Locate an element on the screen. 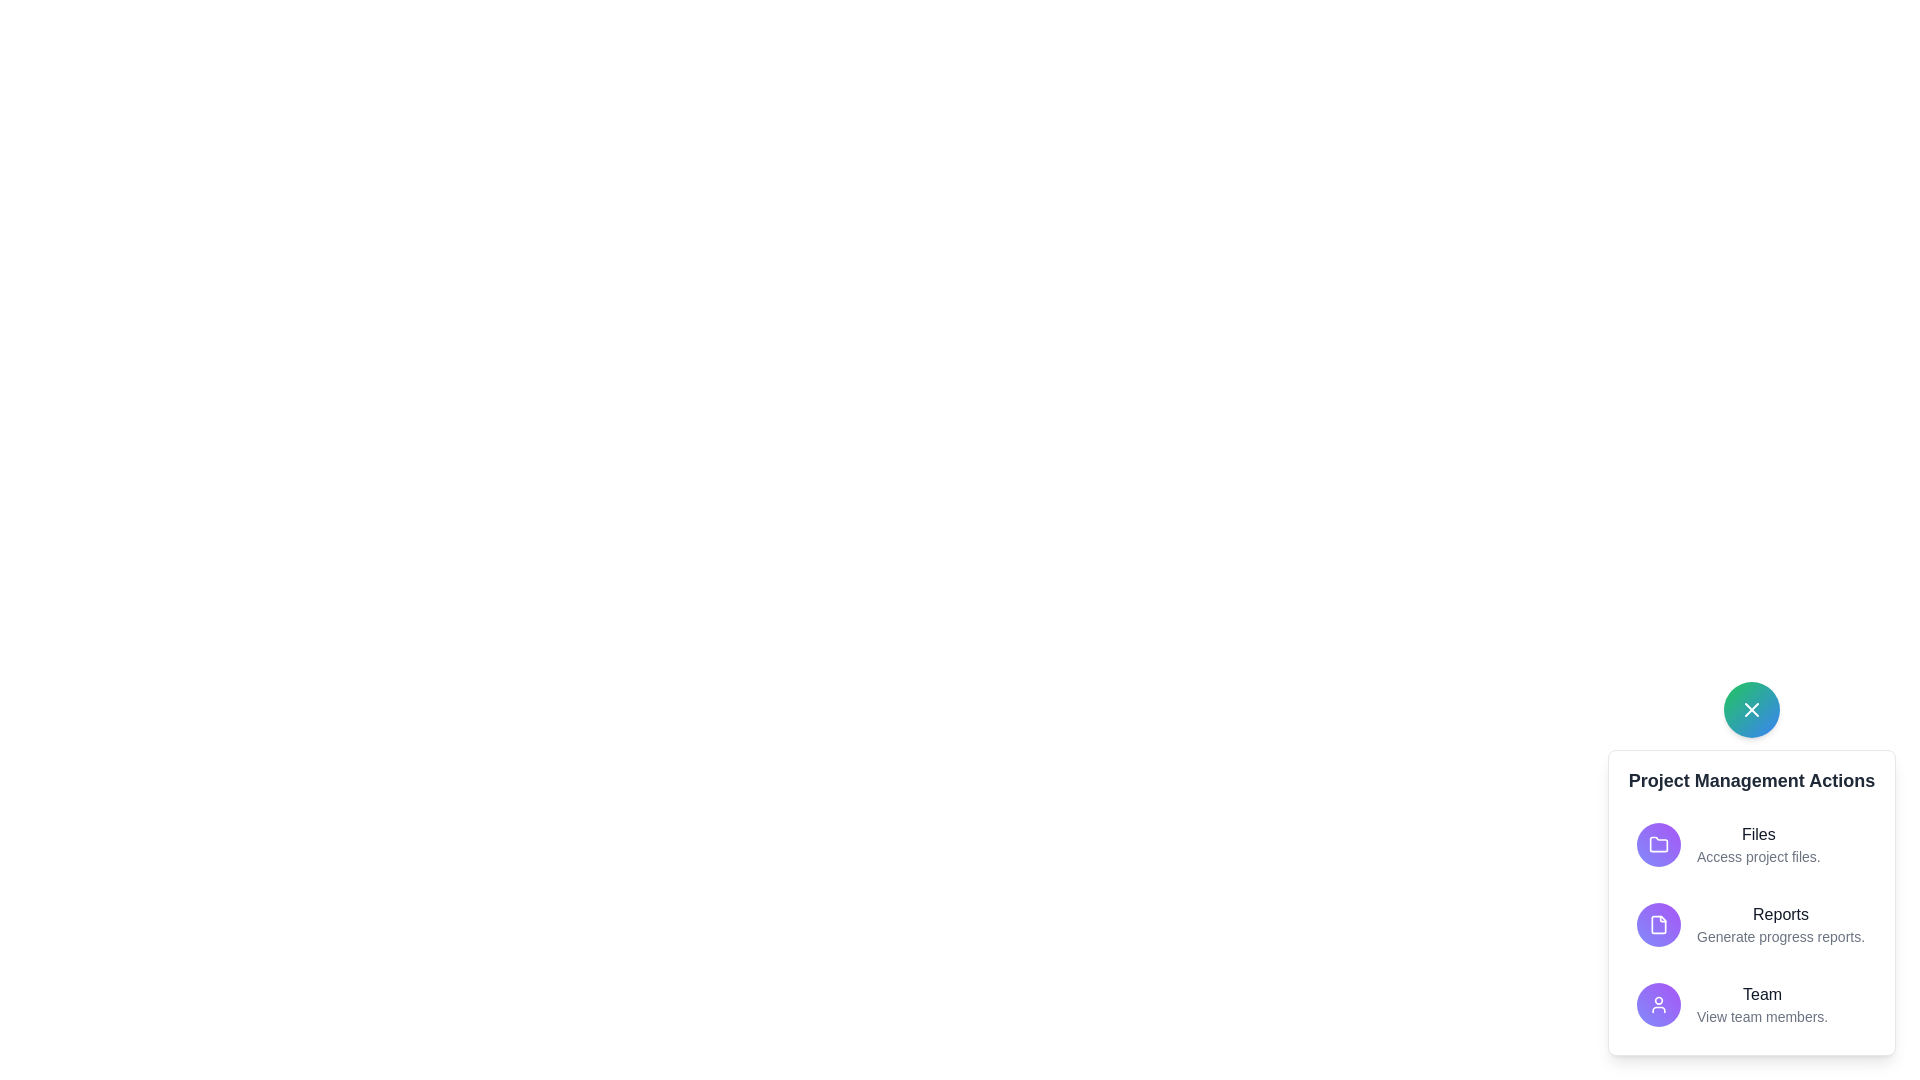  the 'Team' action button is located at coordinates (1761, 1005).